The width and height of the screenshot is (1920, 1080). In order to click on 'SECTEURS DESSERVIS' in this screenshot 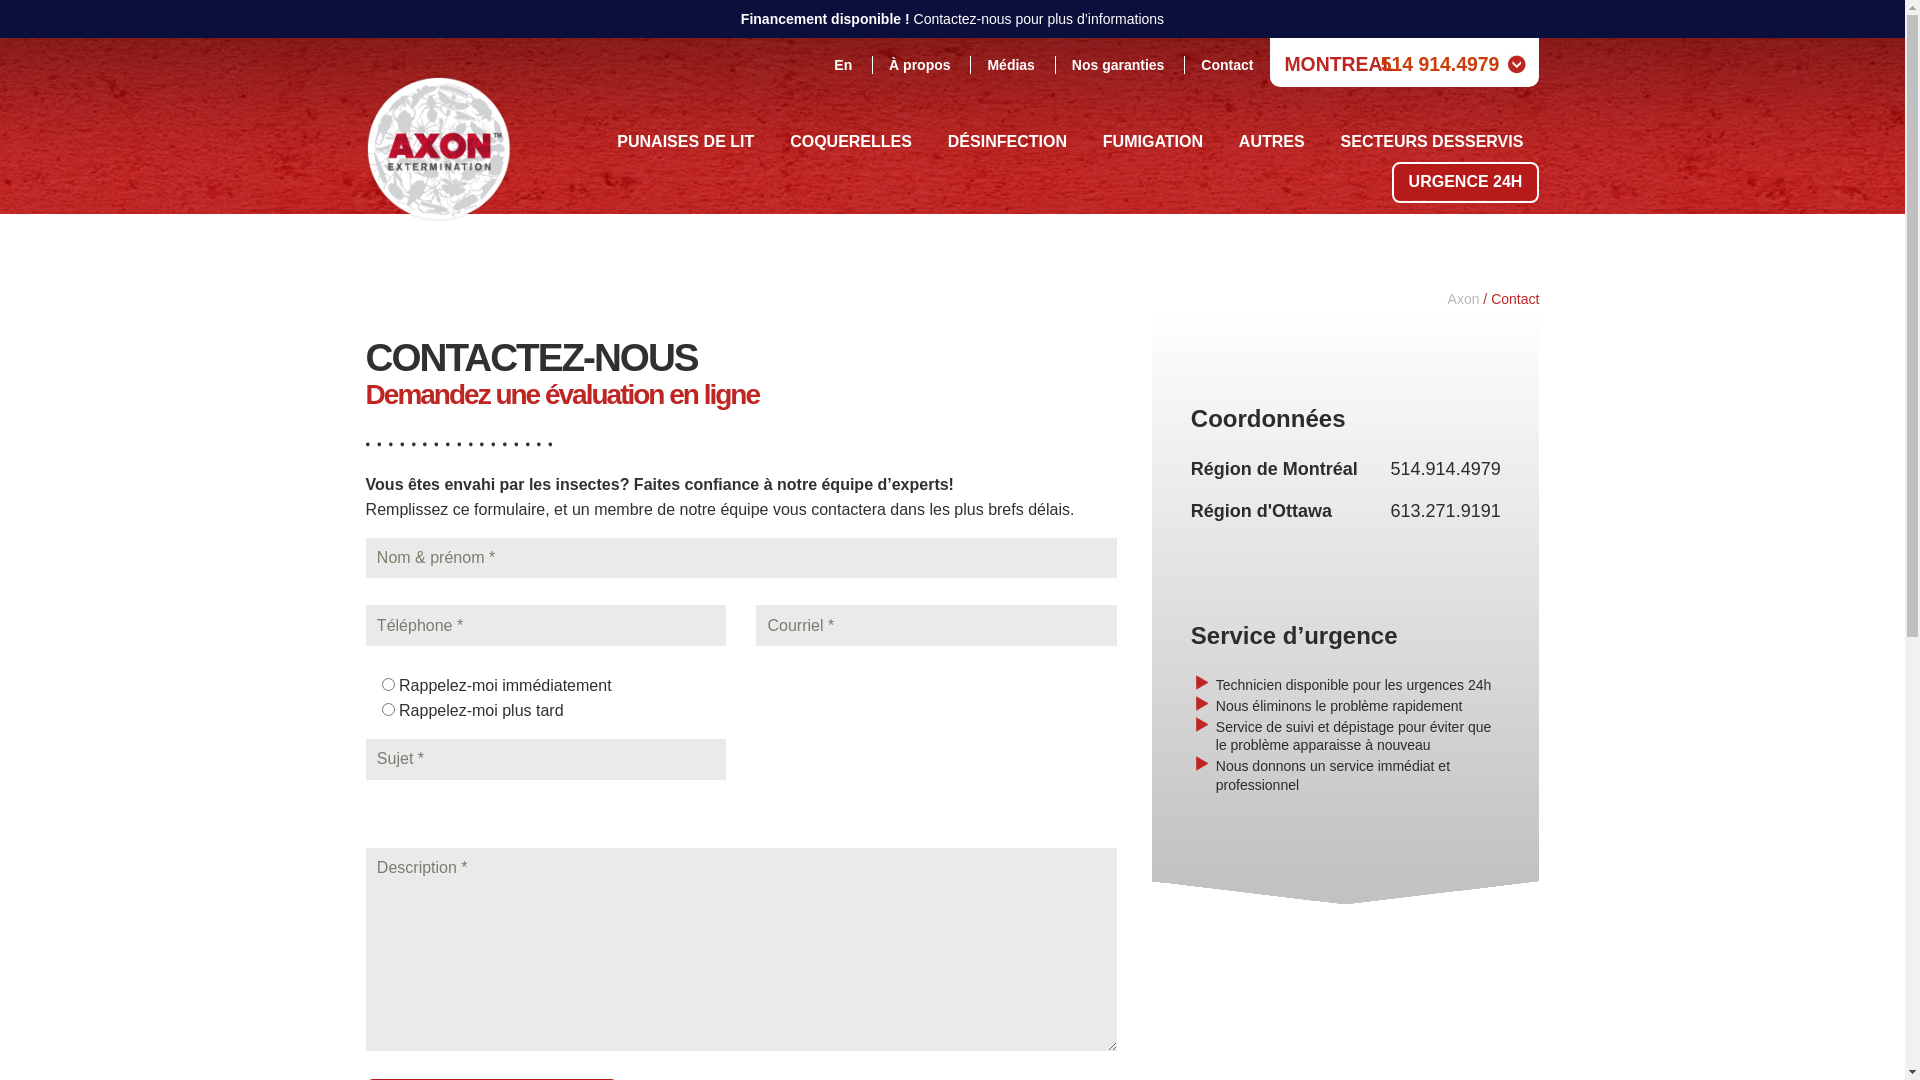, I will do `click(1431, 141)`.